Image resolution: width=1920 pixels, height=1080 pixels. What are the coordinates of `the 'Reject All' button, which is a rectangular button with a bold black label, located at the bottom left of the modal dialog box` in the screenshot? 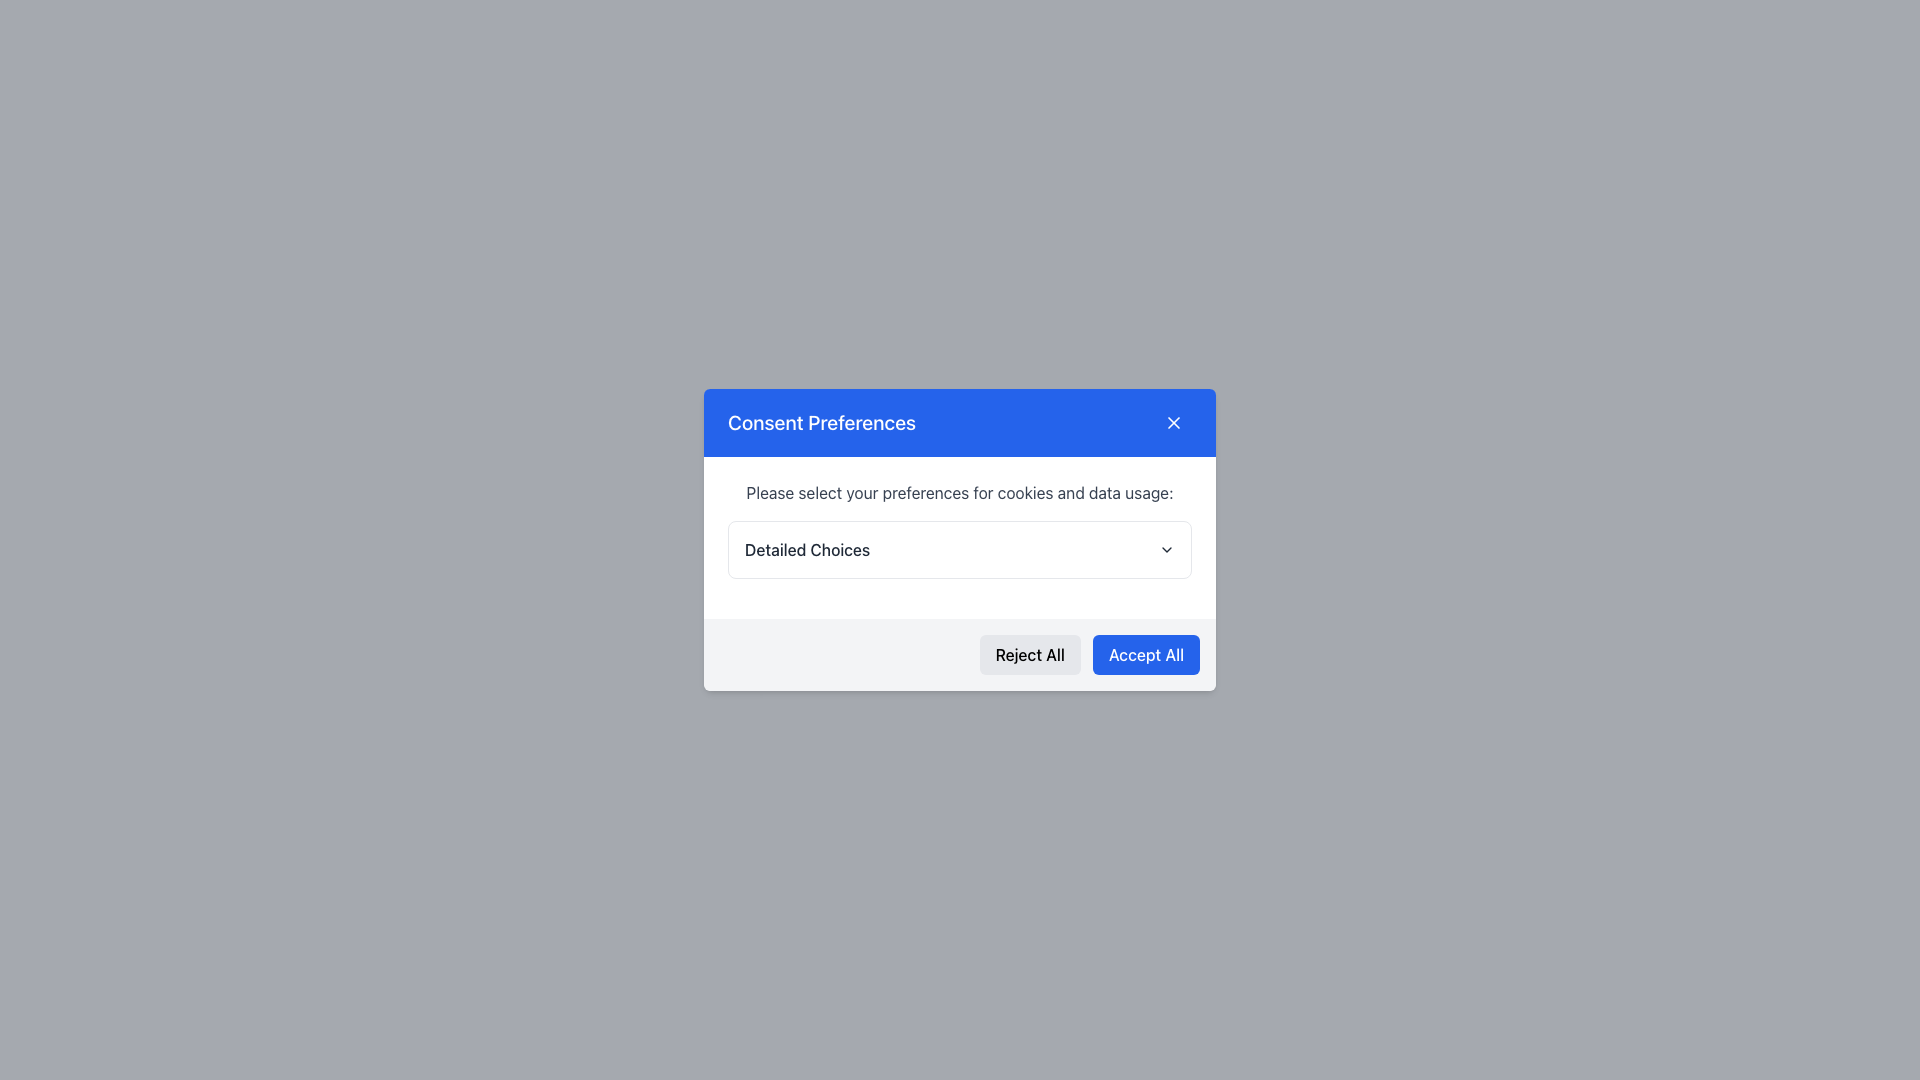 It's located at (1030, 655).